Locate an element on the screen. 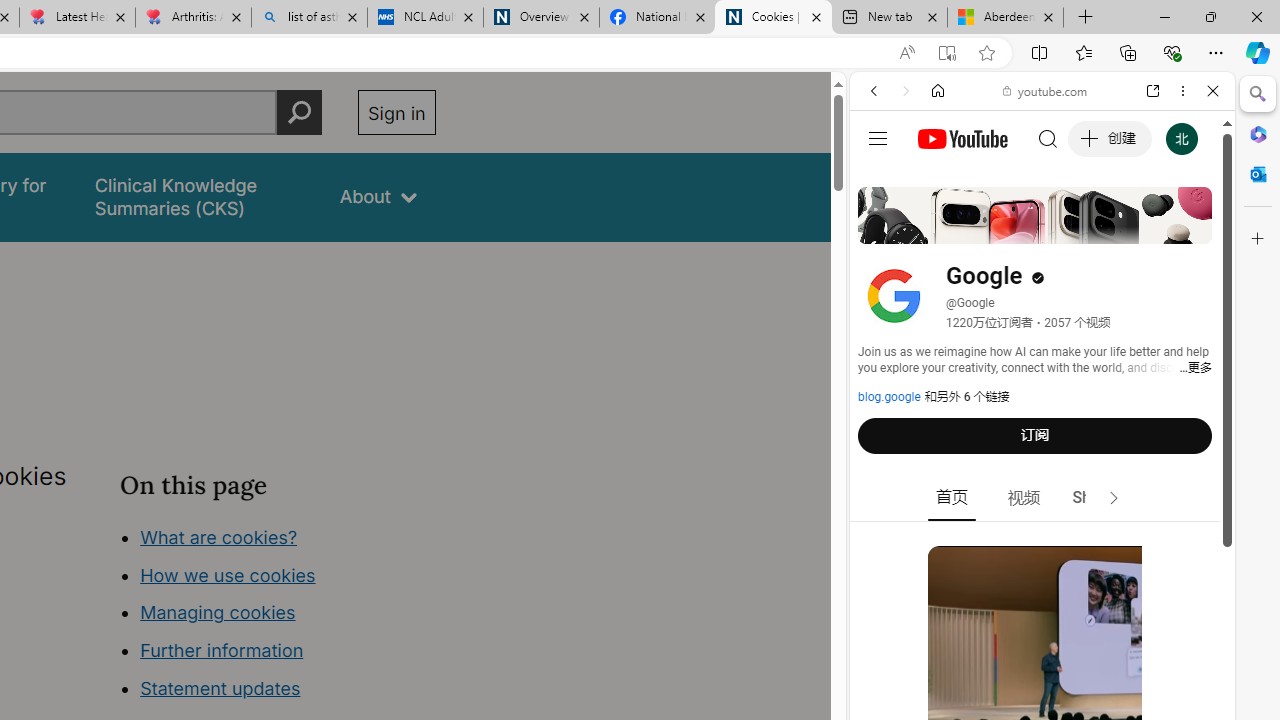 The width and height of the screenshot is (1280, 720). 'blog.google' is located at coordinates (888, 397).